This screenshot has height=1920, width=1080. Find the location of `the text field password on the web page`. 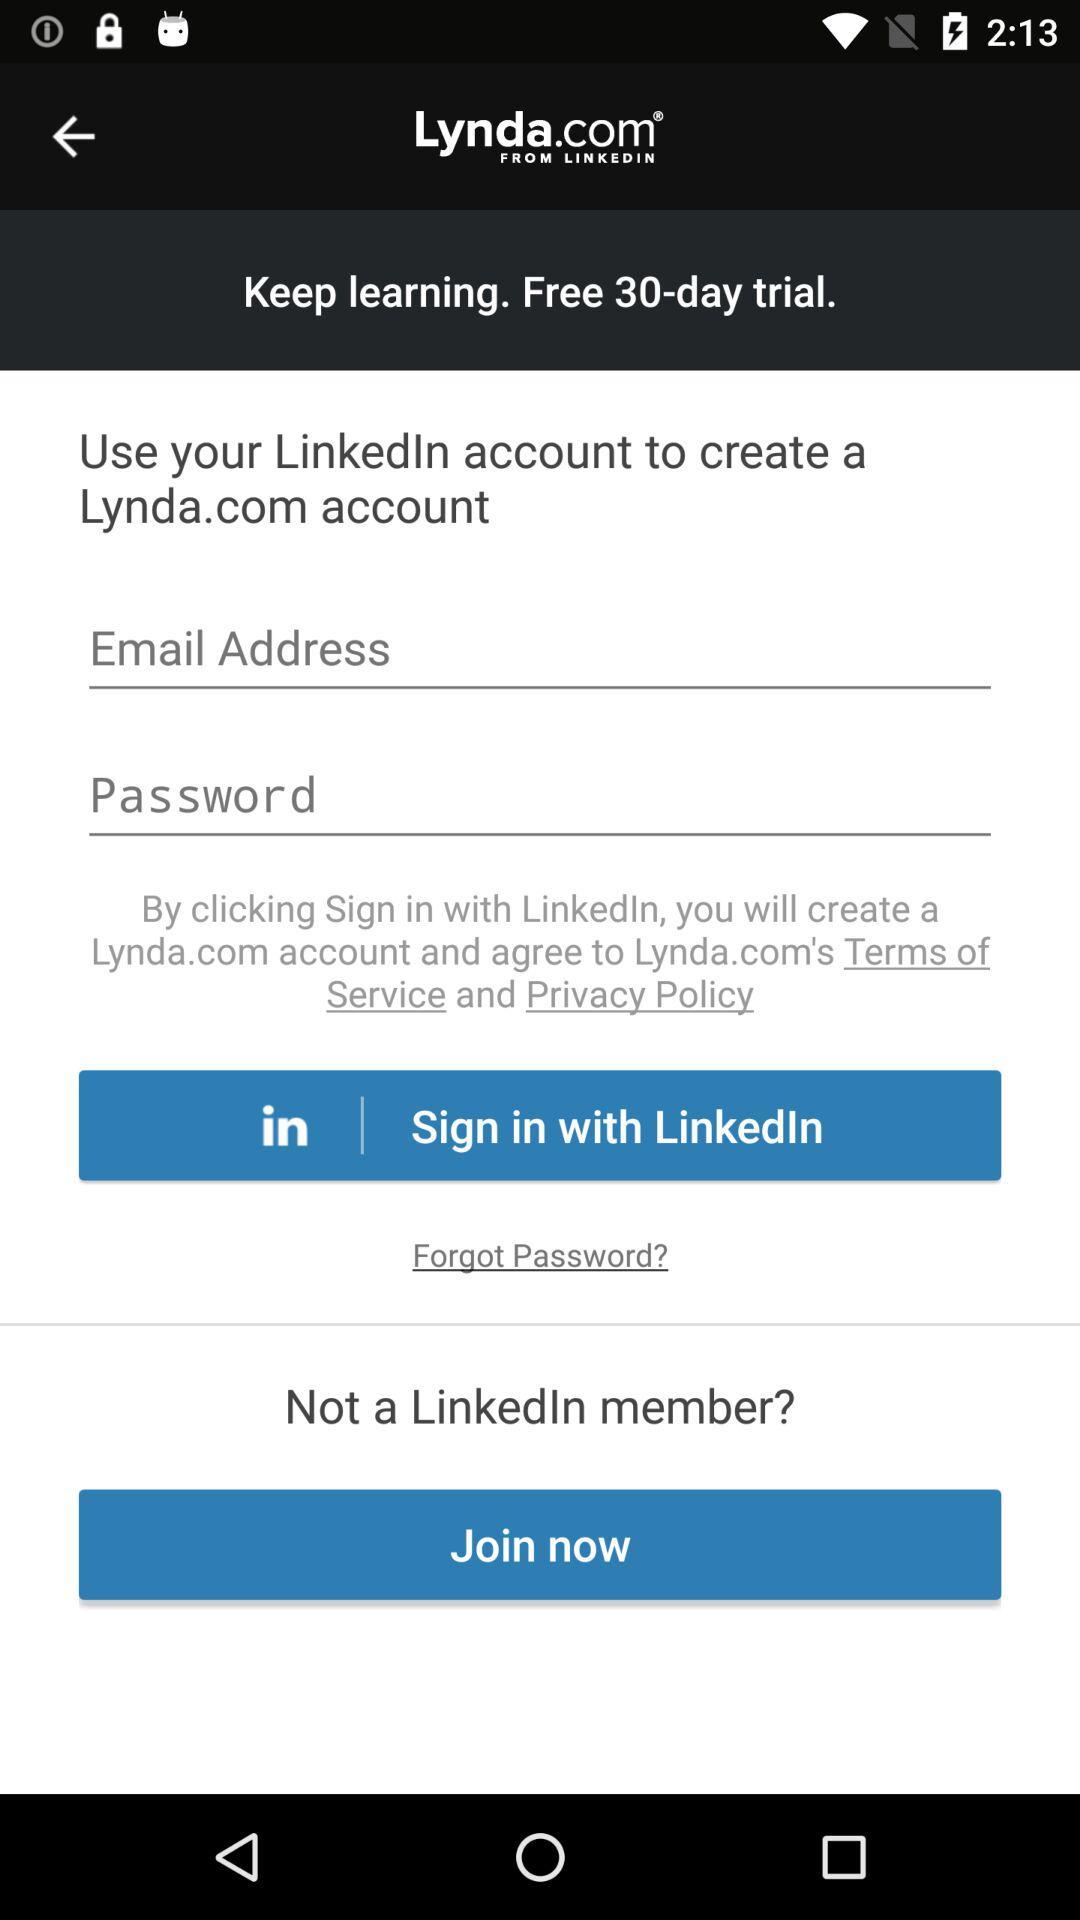

the text field password on the web page is located at coordinates (540, 796).